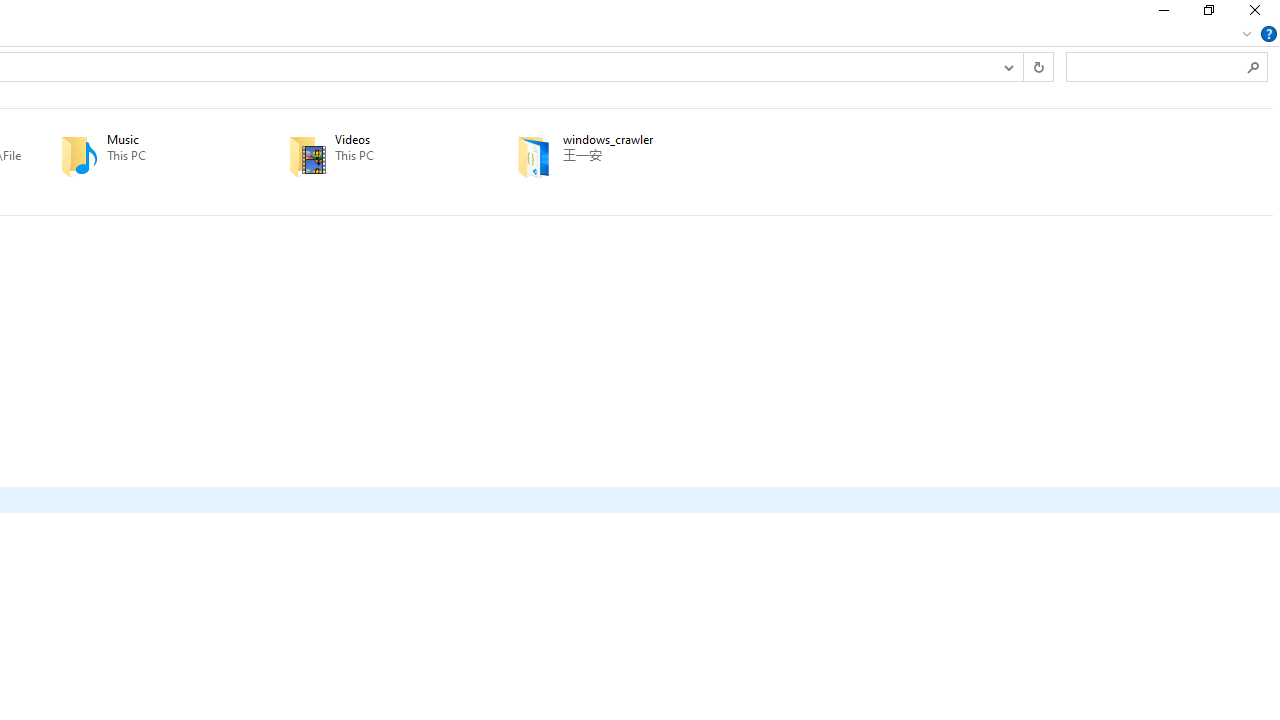  Describe the element at coordinates (1023, 65) in the screenshot. I see `'Address band toolbar'` at that location.